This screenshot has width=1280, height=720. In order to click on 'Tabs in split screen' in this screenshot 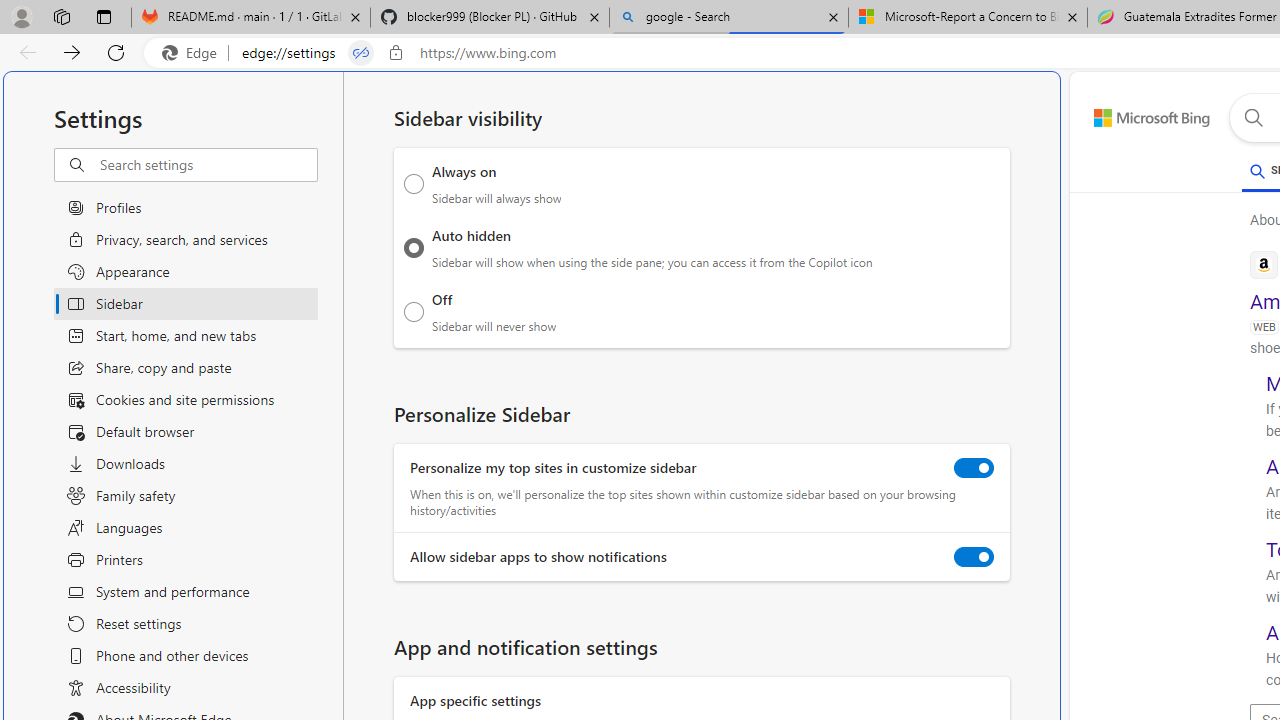, I will do `click(360, 52)`.